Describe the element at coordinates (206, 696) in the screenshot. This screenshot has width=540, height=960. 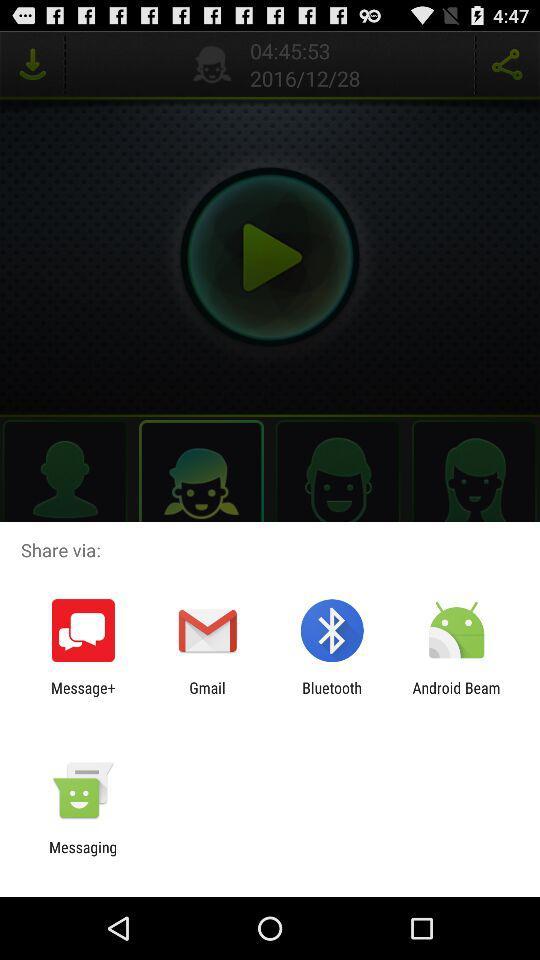
I see `the app next to bluetooth app` at that location.